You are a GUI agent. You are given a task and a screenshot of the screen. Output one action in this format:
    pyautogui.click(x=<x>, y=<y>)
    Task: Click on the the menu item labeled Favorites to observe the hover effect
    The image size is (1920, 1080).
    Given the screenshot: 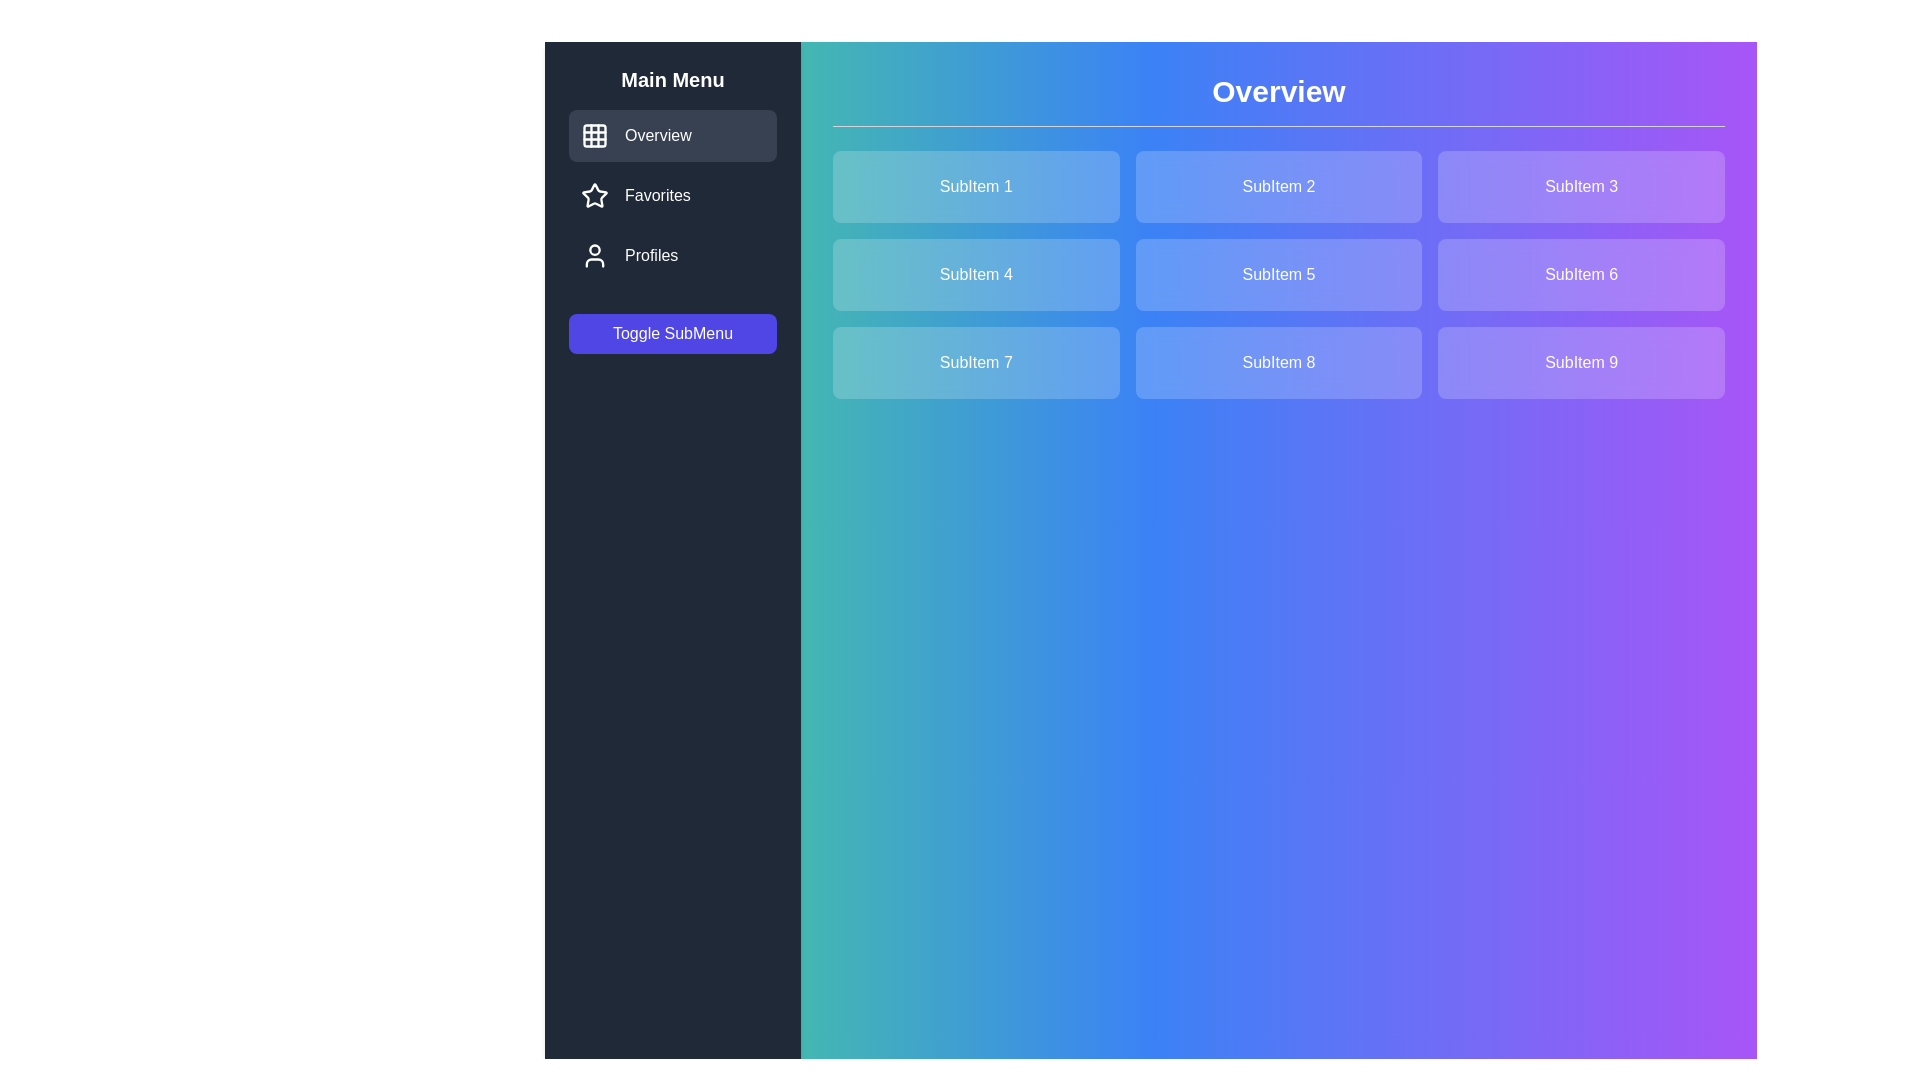 What is the action you would take?
    pyautogui.click(x=672, y=196)
    